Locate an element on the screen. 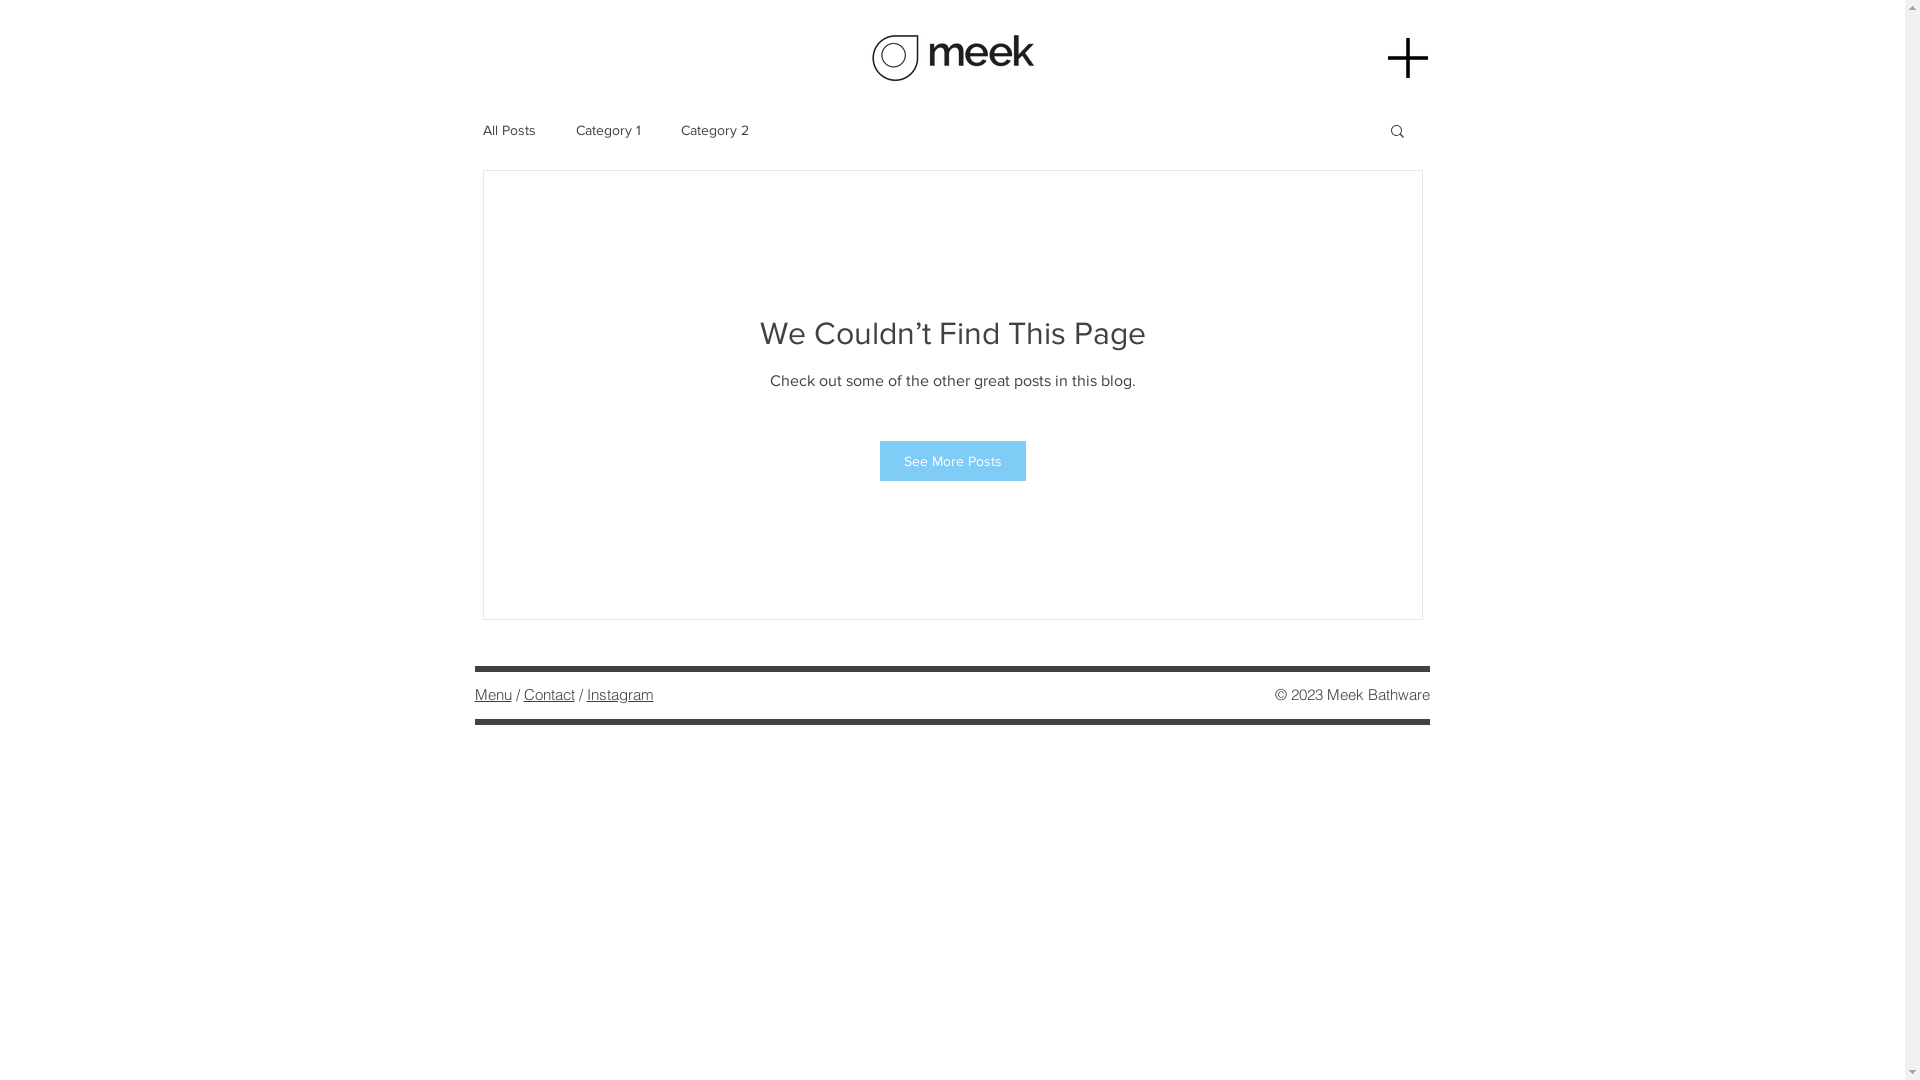 This screenshot has height=1080, width=1920. 'See More Posts' is located at coordinates (952, 461).